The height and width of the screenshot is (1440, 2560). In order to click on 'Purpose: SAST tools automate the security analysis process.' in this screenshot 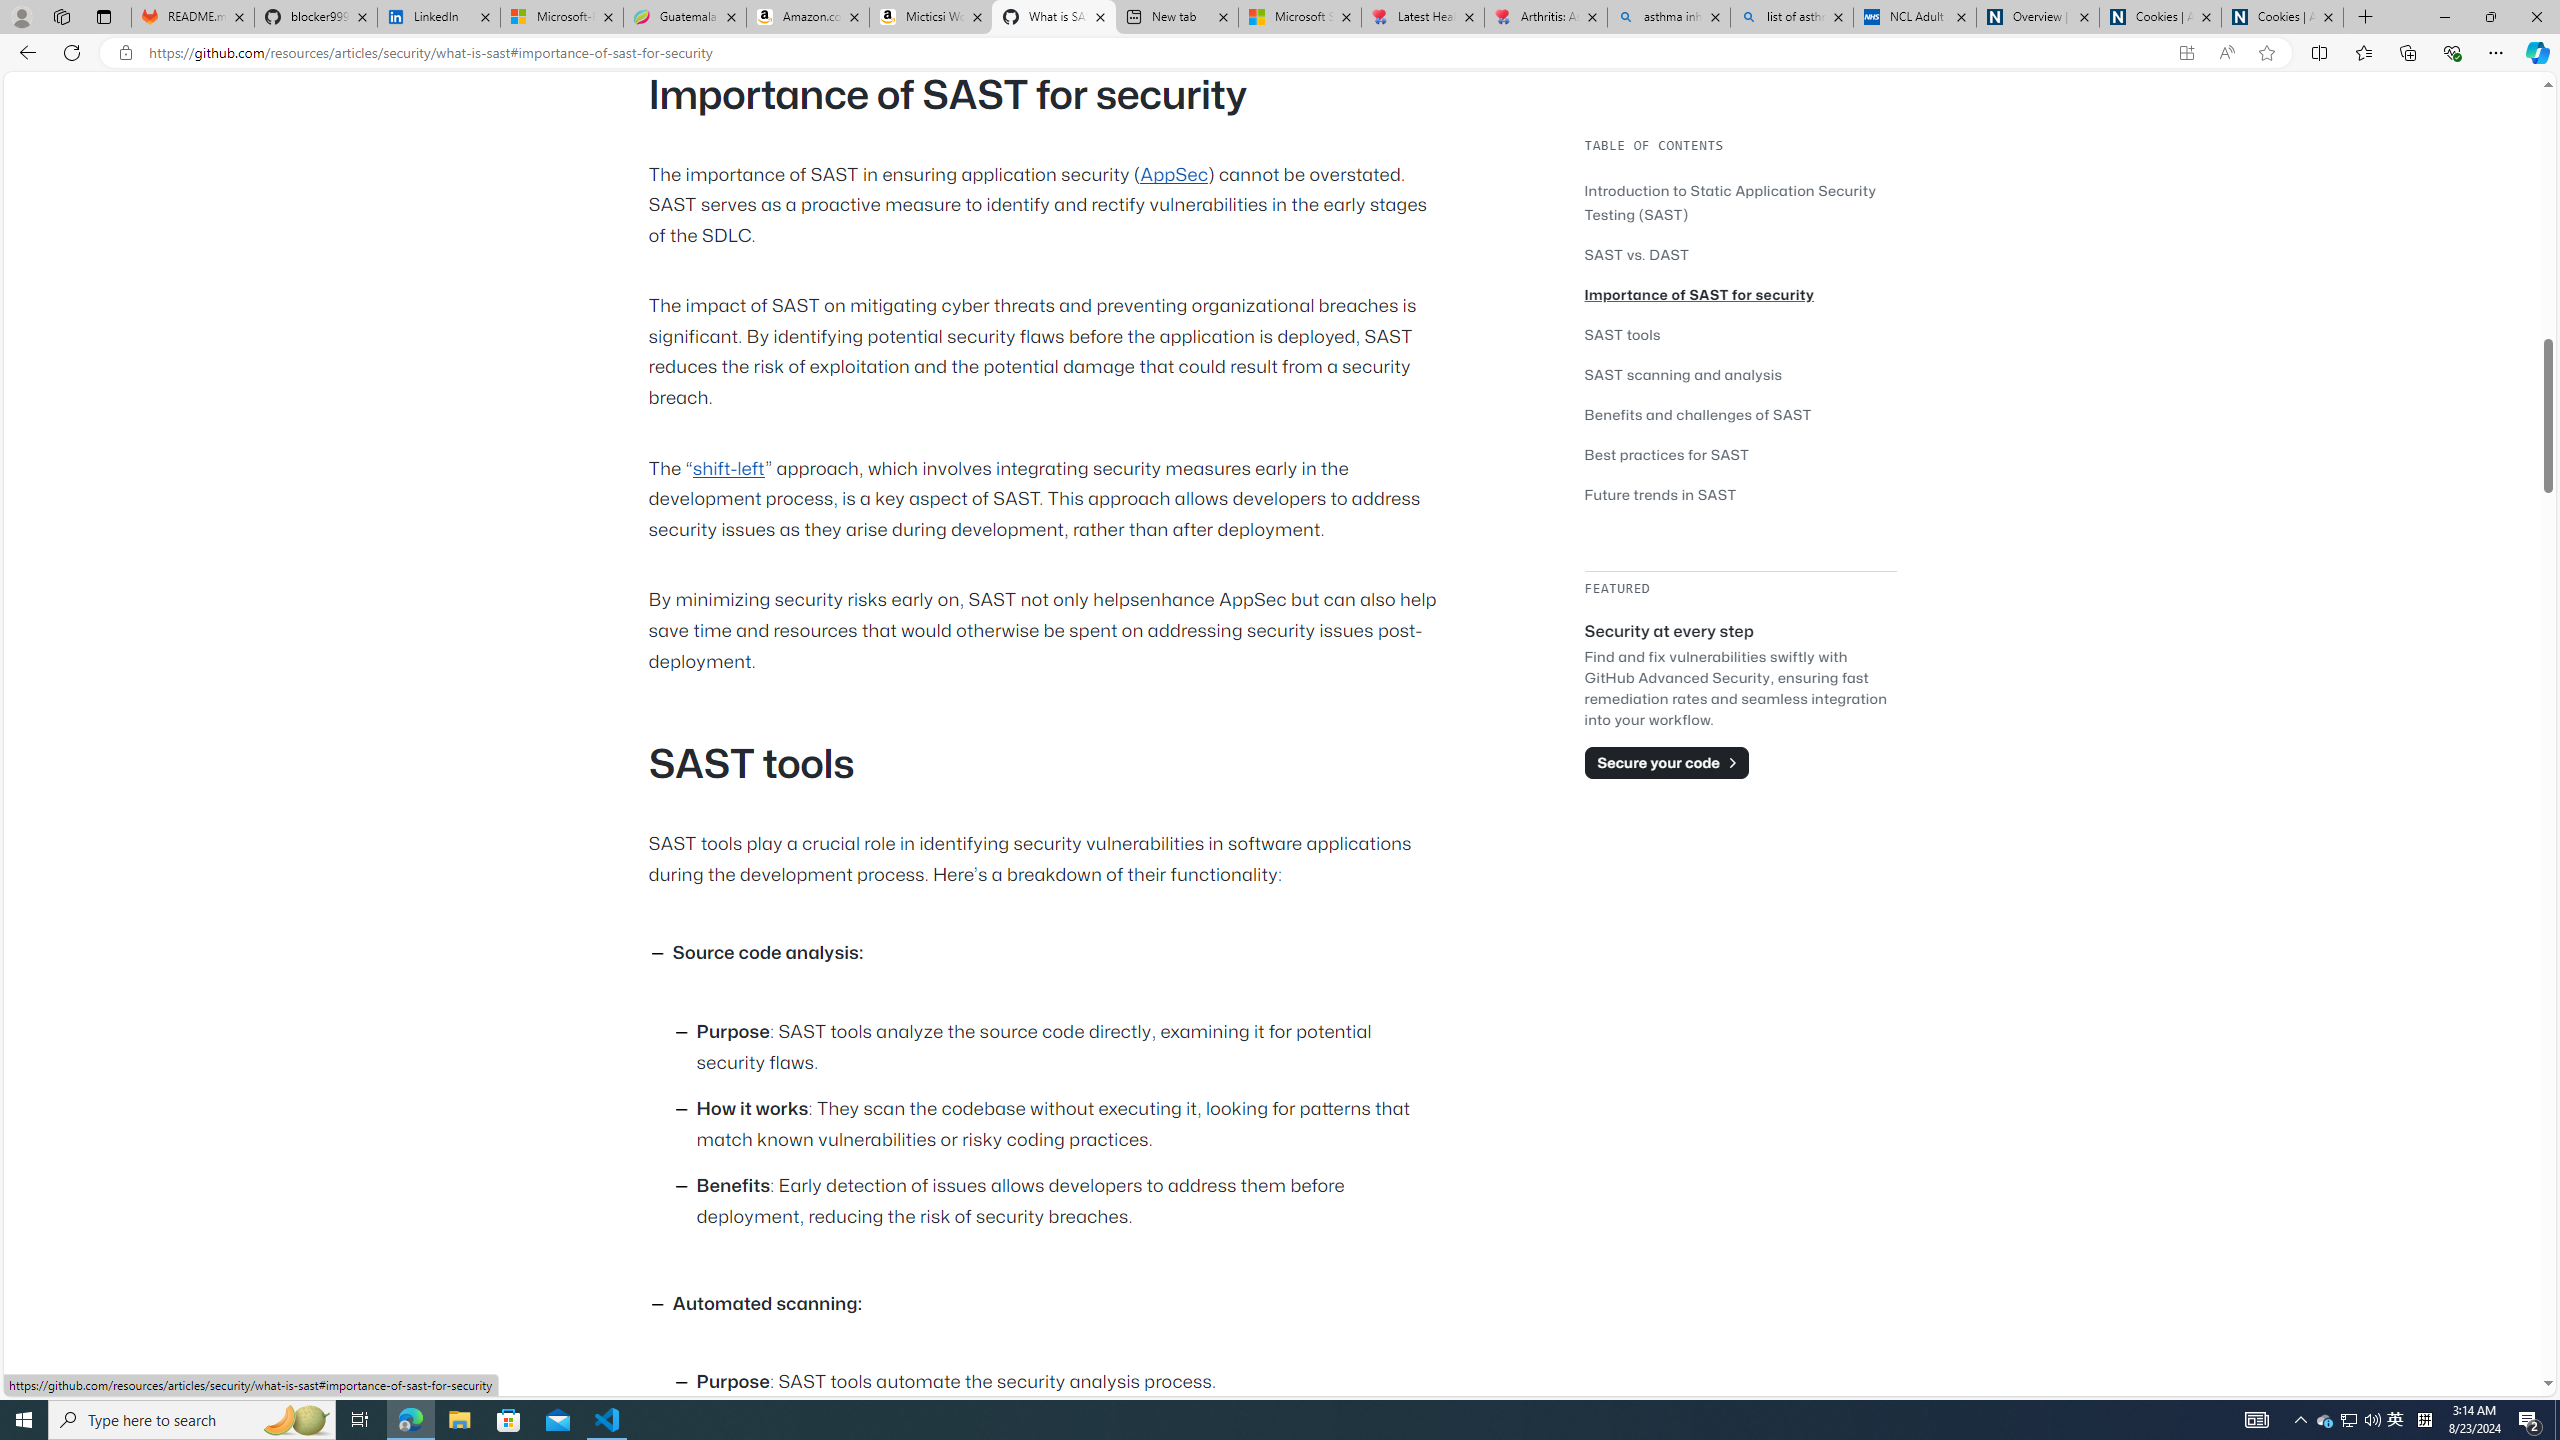, I will do `click(1069, 1382)`.